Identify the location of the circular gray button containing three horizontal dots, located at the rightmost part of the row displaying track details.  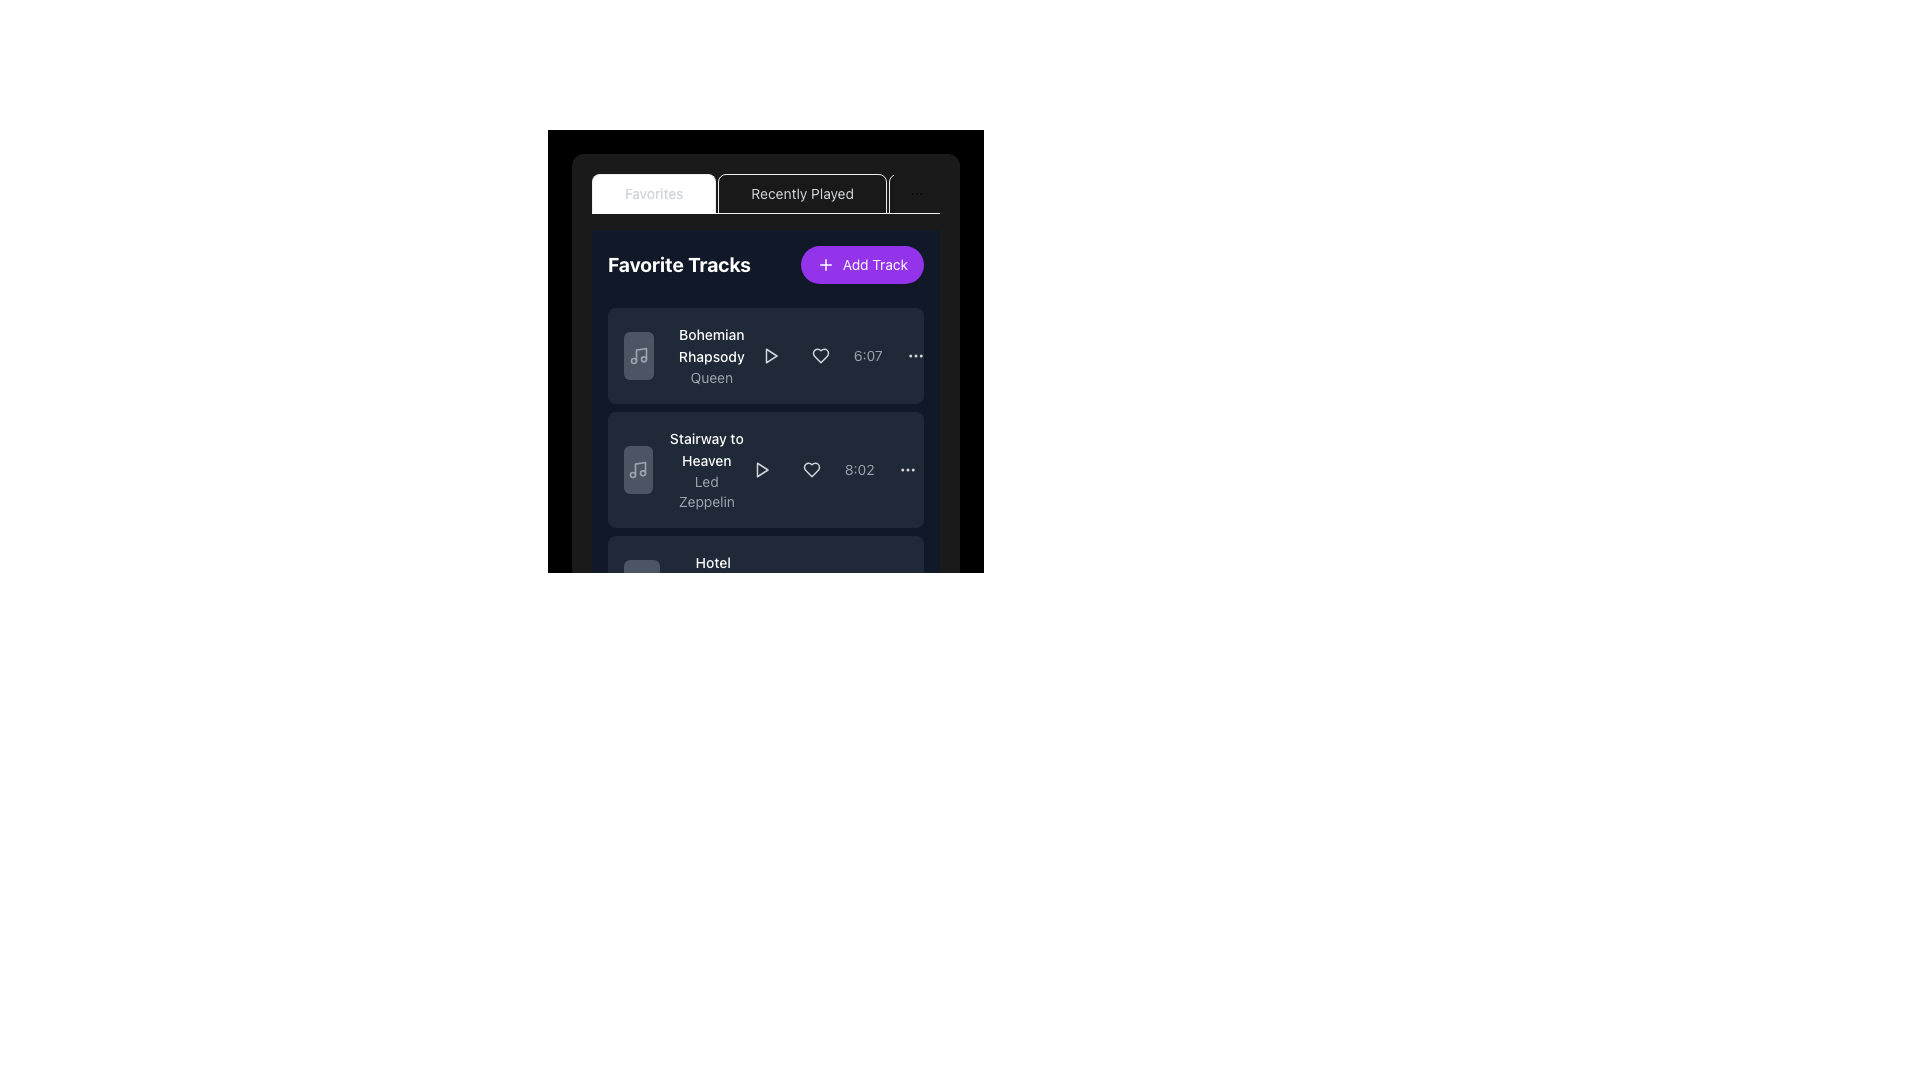
(914, 354).